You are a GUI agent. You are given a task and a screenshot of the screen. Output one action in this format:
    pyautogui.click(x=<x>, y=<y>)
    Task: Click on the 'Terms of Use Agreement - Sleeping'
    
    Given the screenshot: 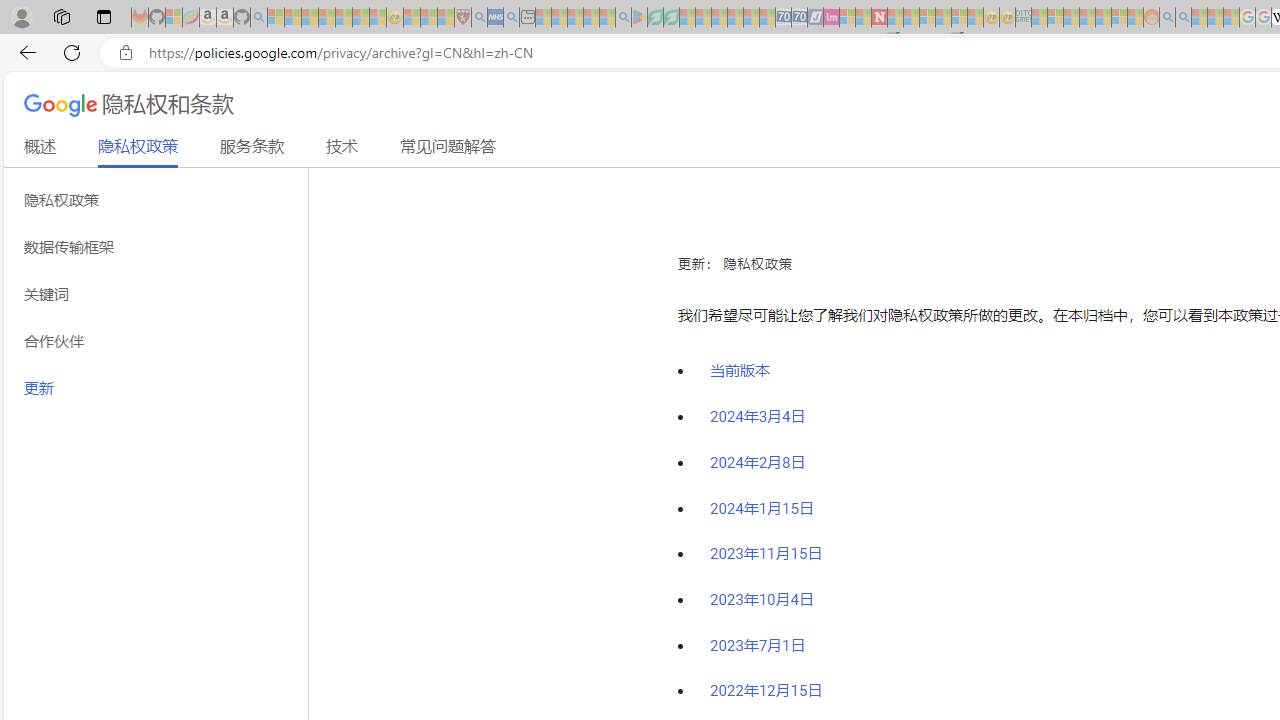 What is the action you would take?
    pyautogui.click(x=655, y=17)
    